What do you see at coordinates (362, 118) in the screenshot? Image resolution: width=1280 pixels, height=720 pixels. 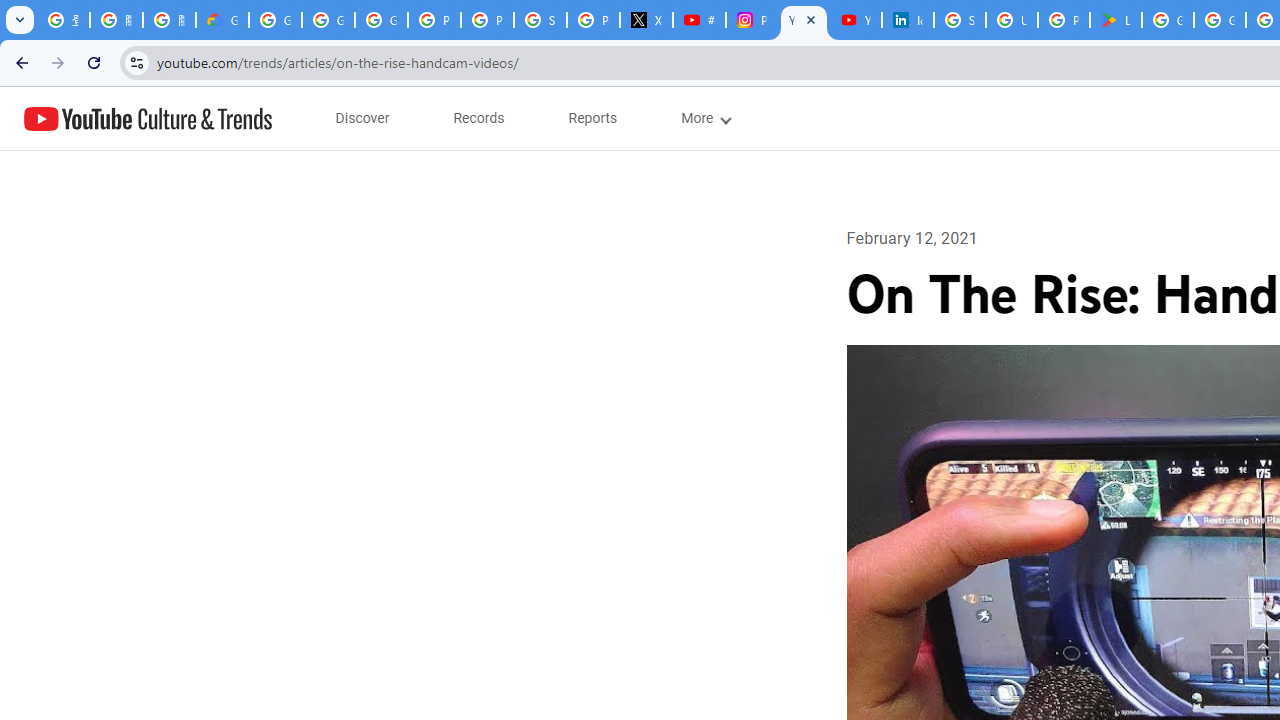 I see `'subnav-Discover menupopup'` at bounding box center [362, 118].